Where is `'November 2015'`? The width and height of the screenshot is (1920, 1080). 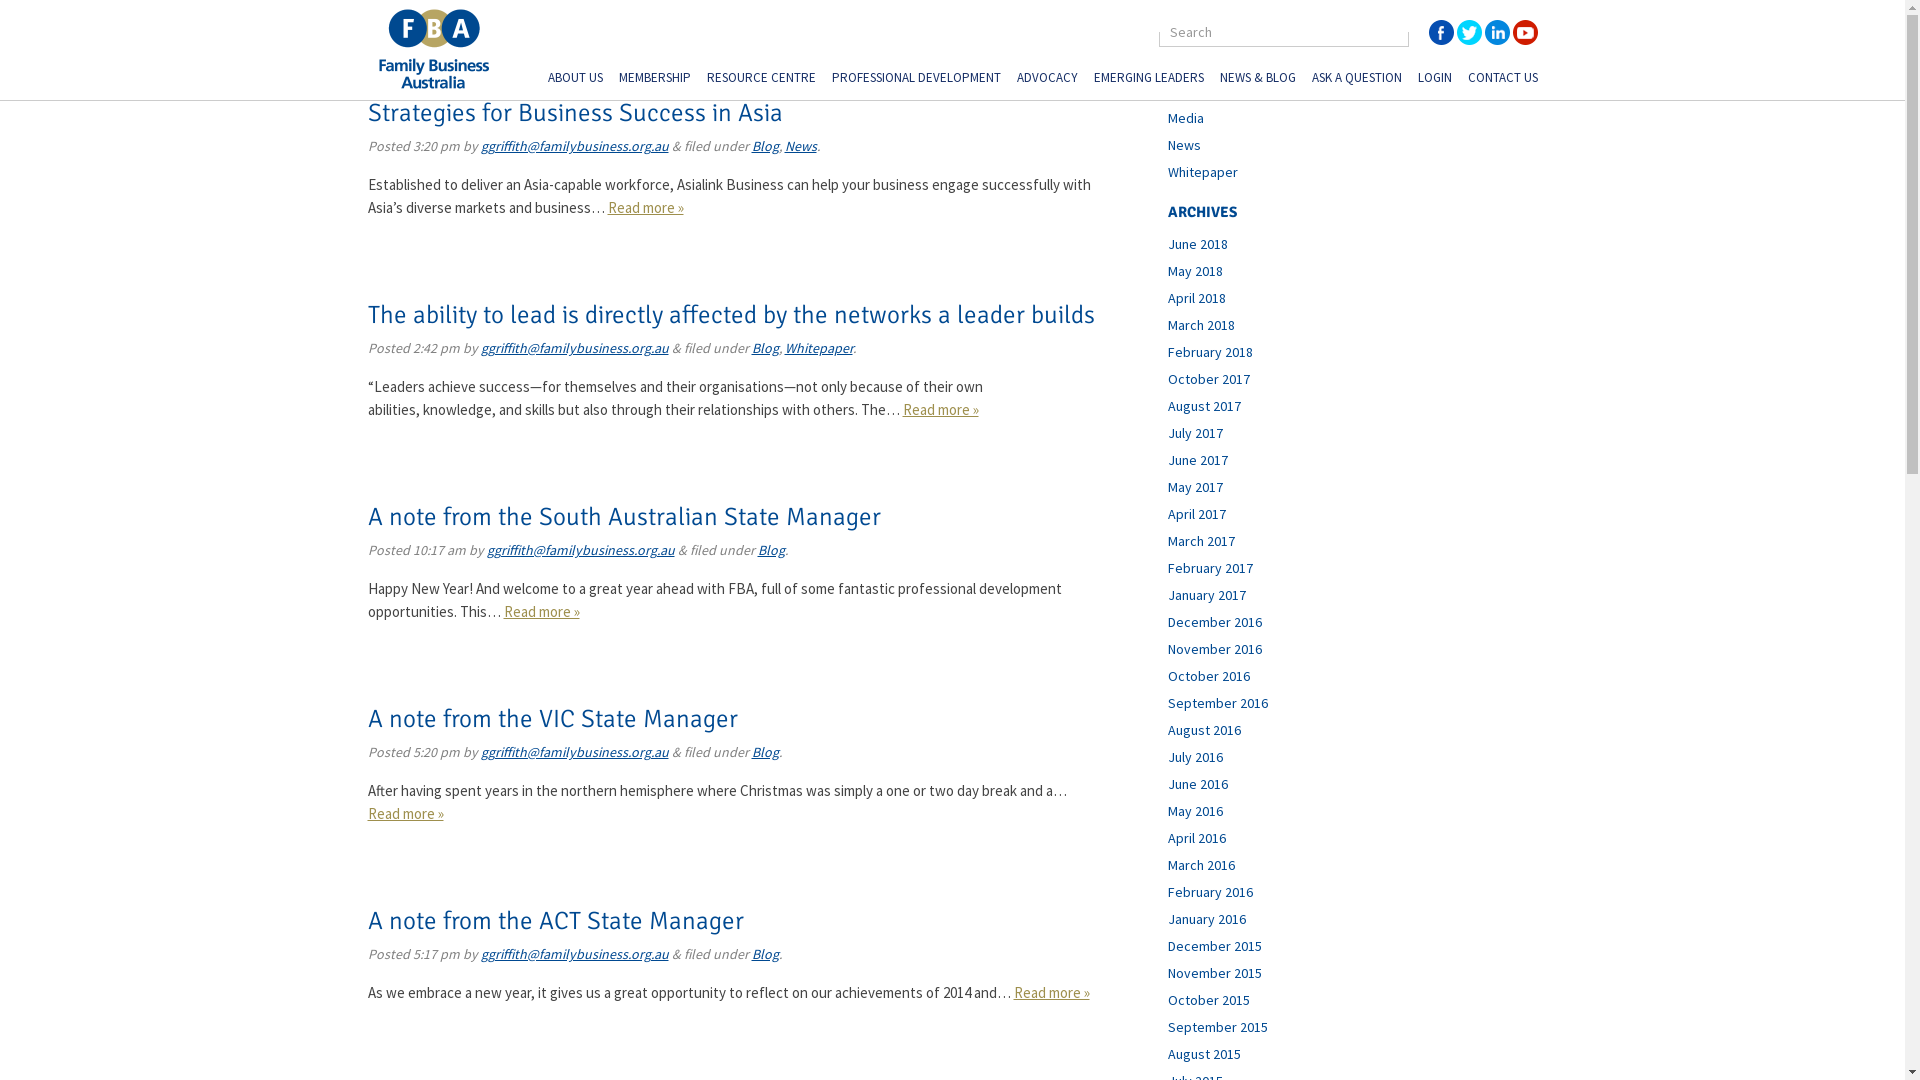 'November 2015' is located at coordinates (1213, 971).